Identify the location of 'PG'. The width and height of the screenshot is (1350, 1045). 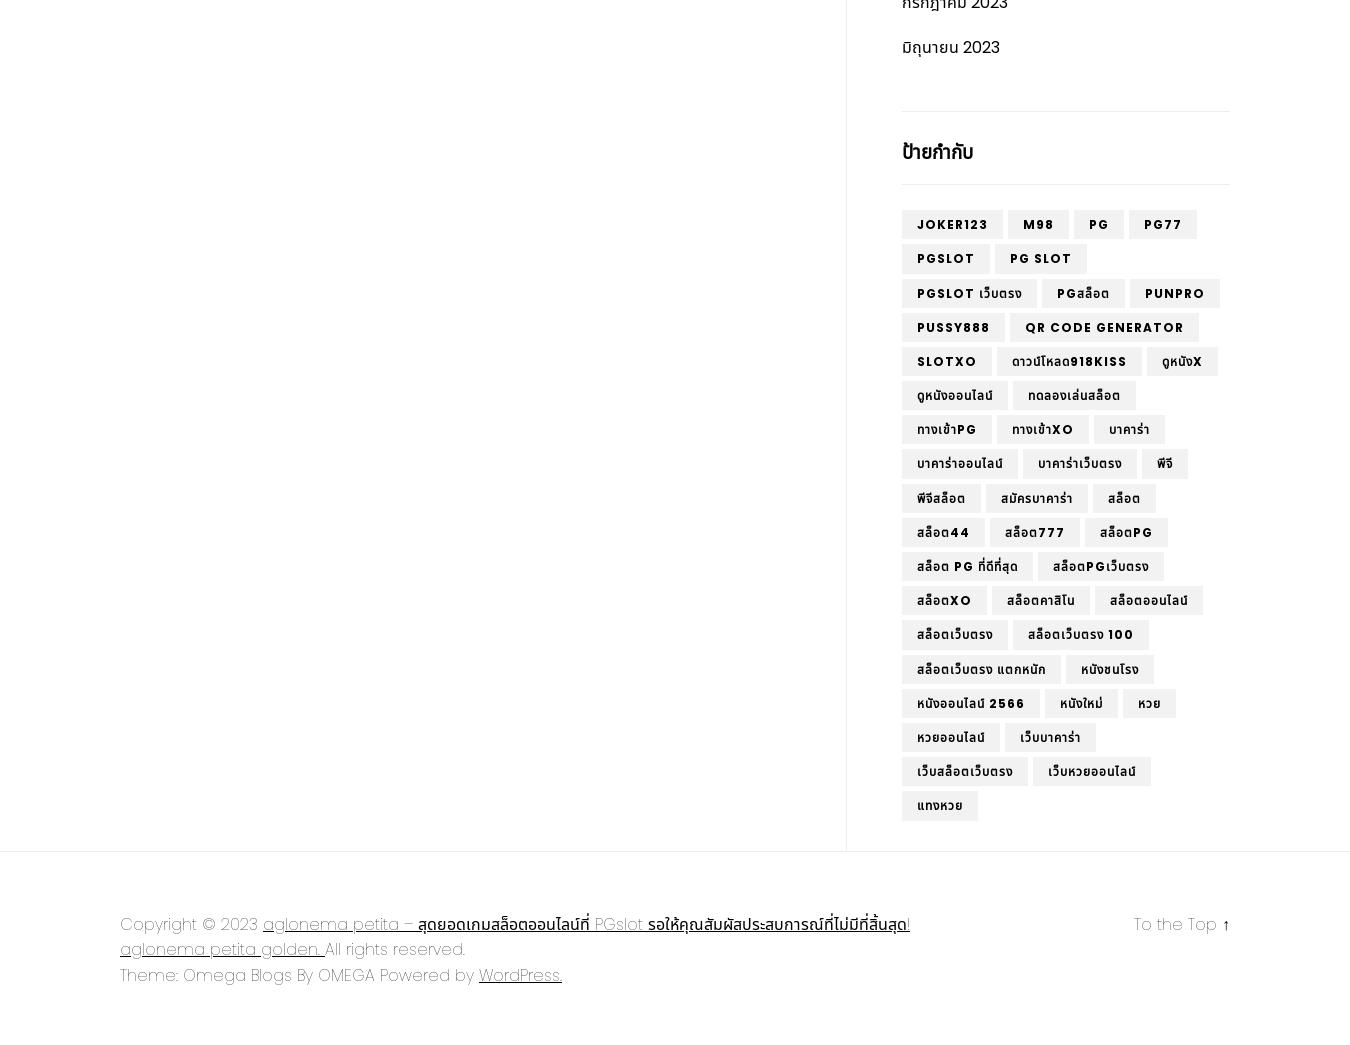
(1089, 224).